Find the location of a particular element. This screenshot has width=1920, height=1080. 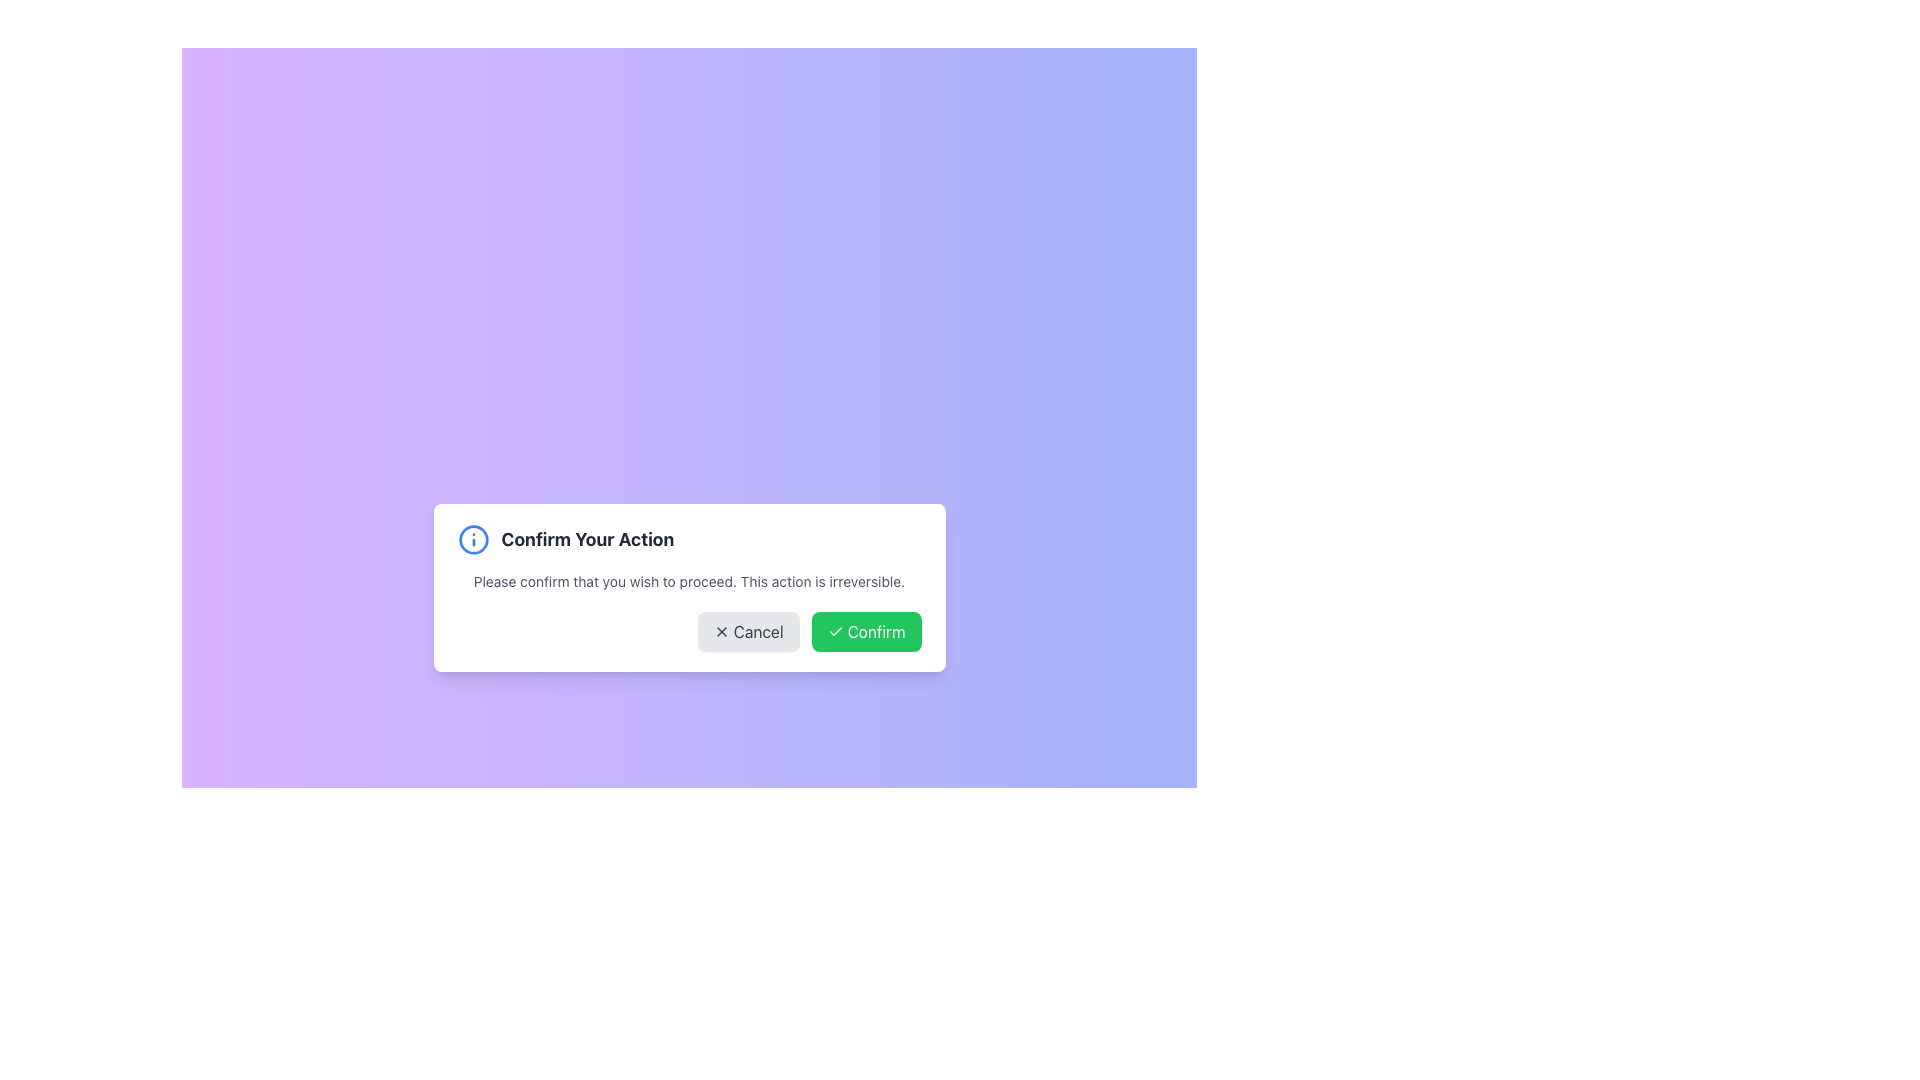

bold header text labeled 'Confirm Your Action' displayed prominently in the modal dialog box is located at coordinates (586, 540).